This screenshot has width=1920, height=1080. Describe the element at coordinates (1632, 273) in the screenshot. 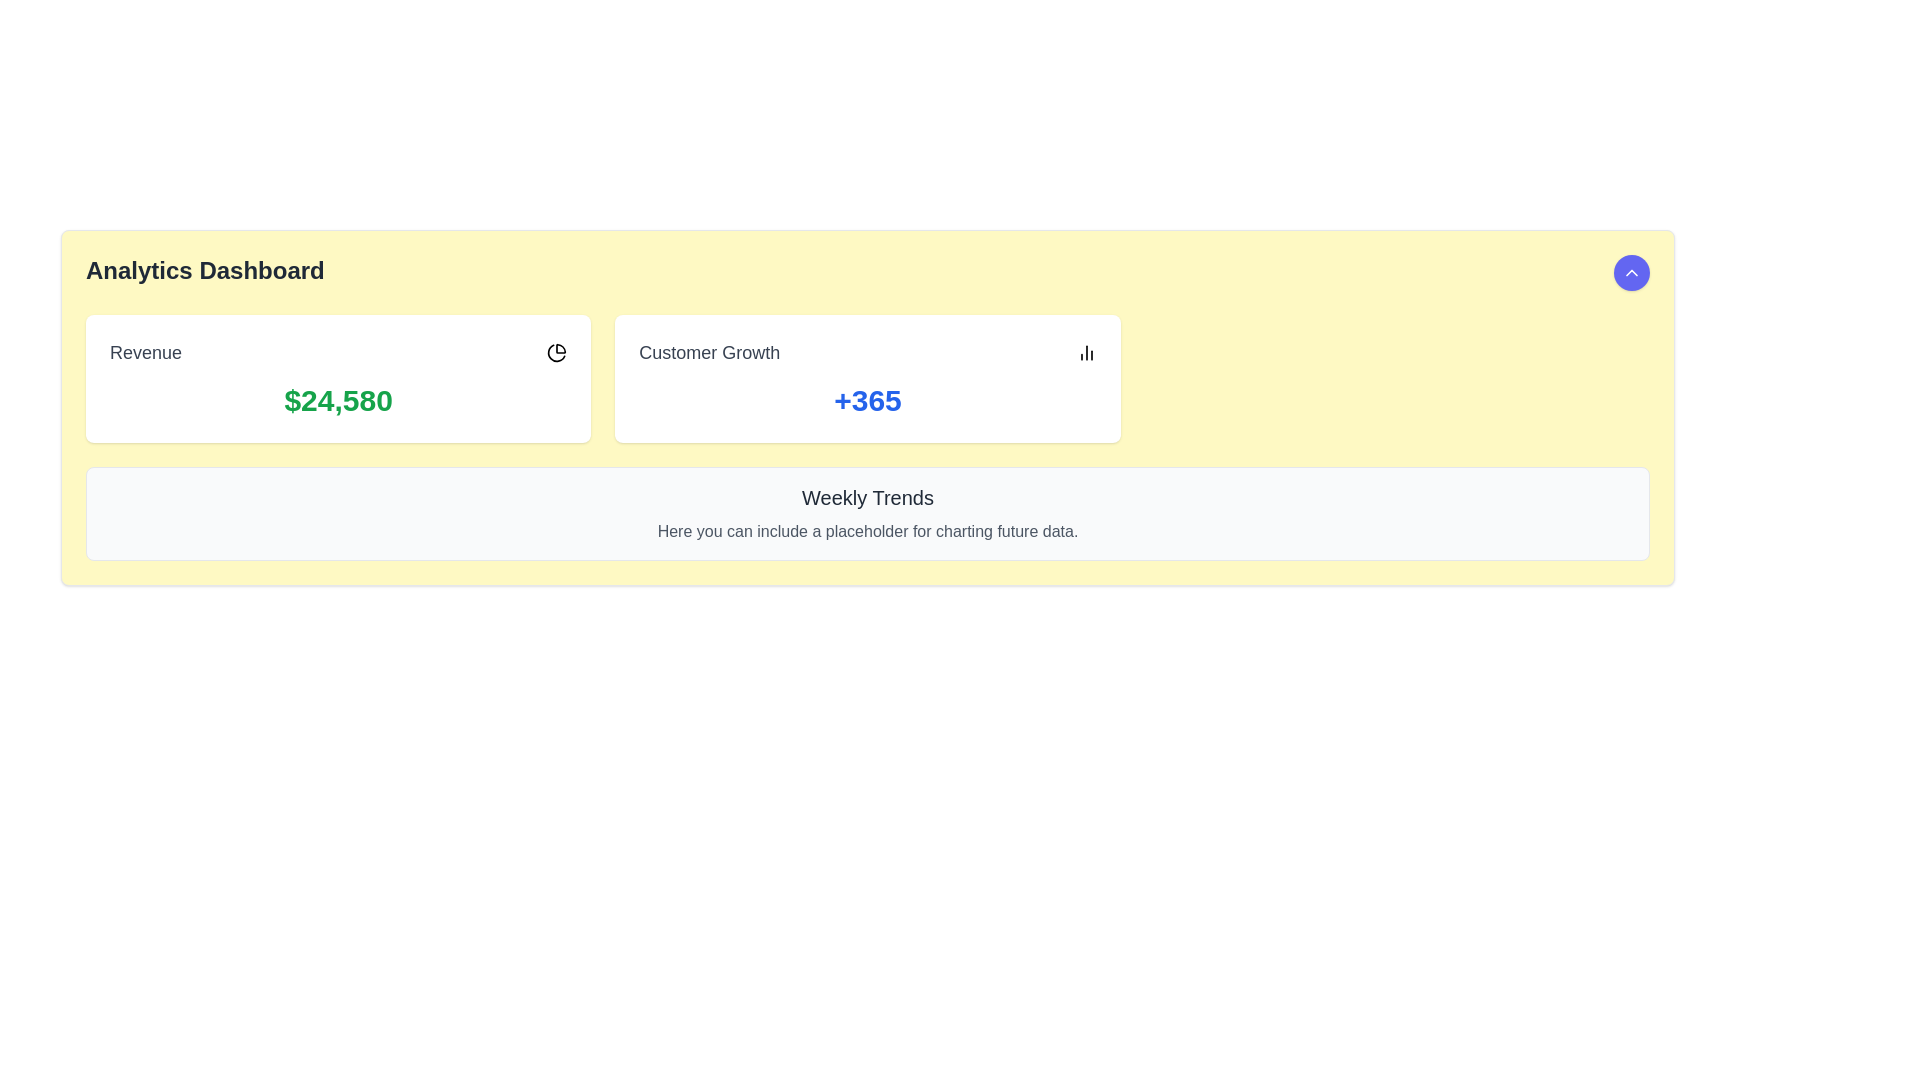

I see `the circular button icon located in the top-right corner of the interface, which serves as a visual indicator for expanding, collapsing, or moving upwards` at that location.